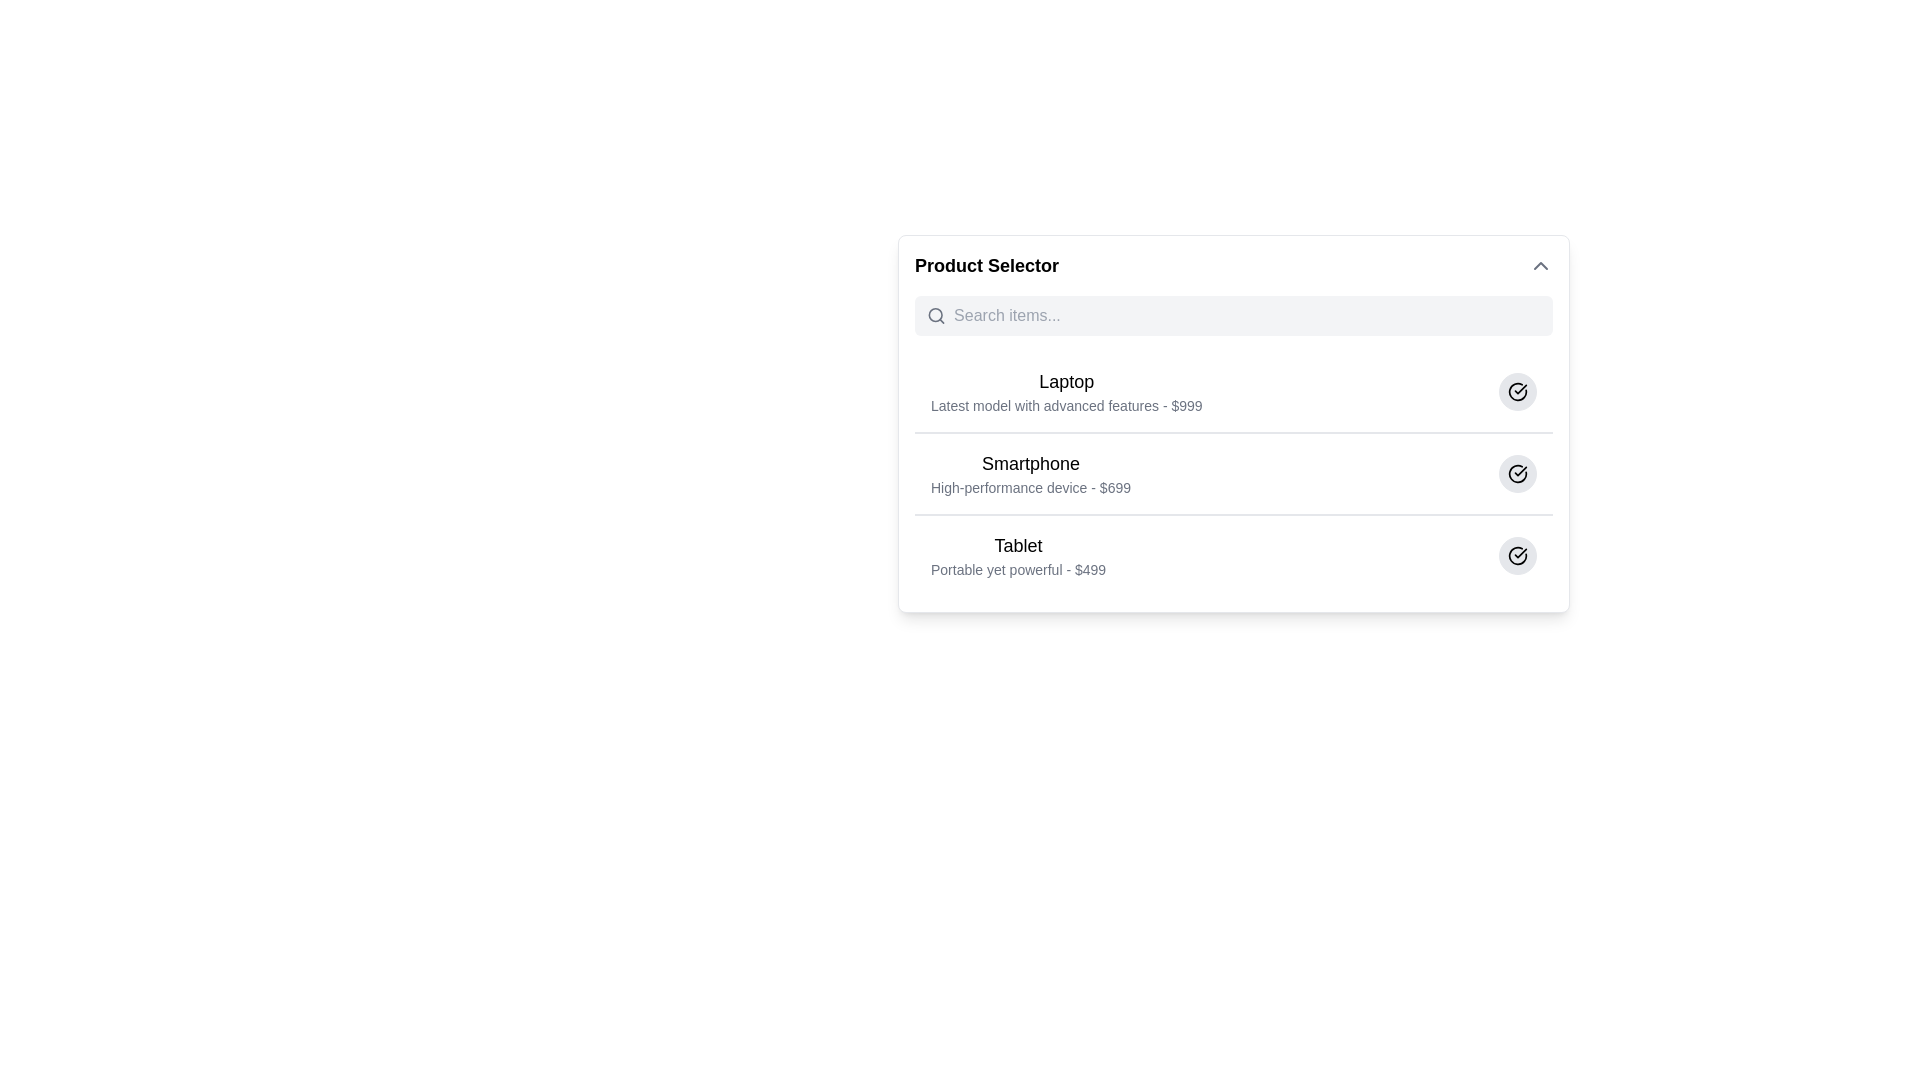  Describe the element at coordinates (1018, 546) in the screenshot. I see `the static text label representing the 'Tablet' product category in the 'Product Selector' interface` at that location.